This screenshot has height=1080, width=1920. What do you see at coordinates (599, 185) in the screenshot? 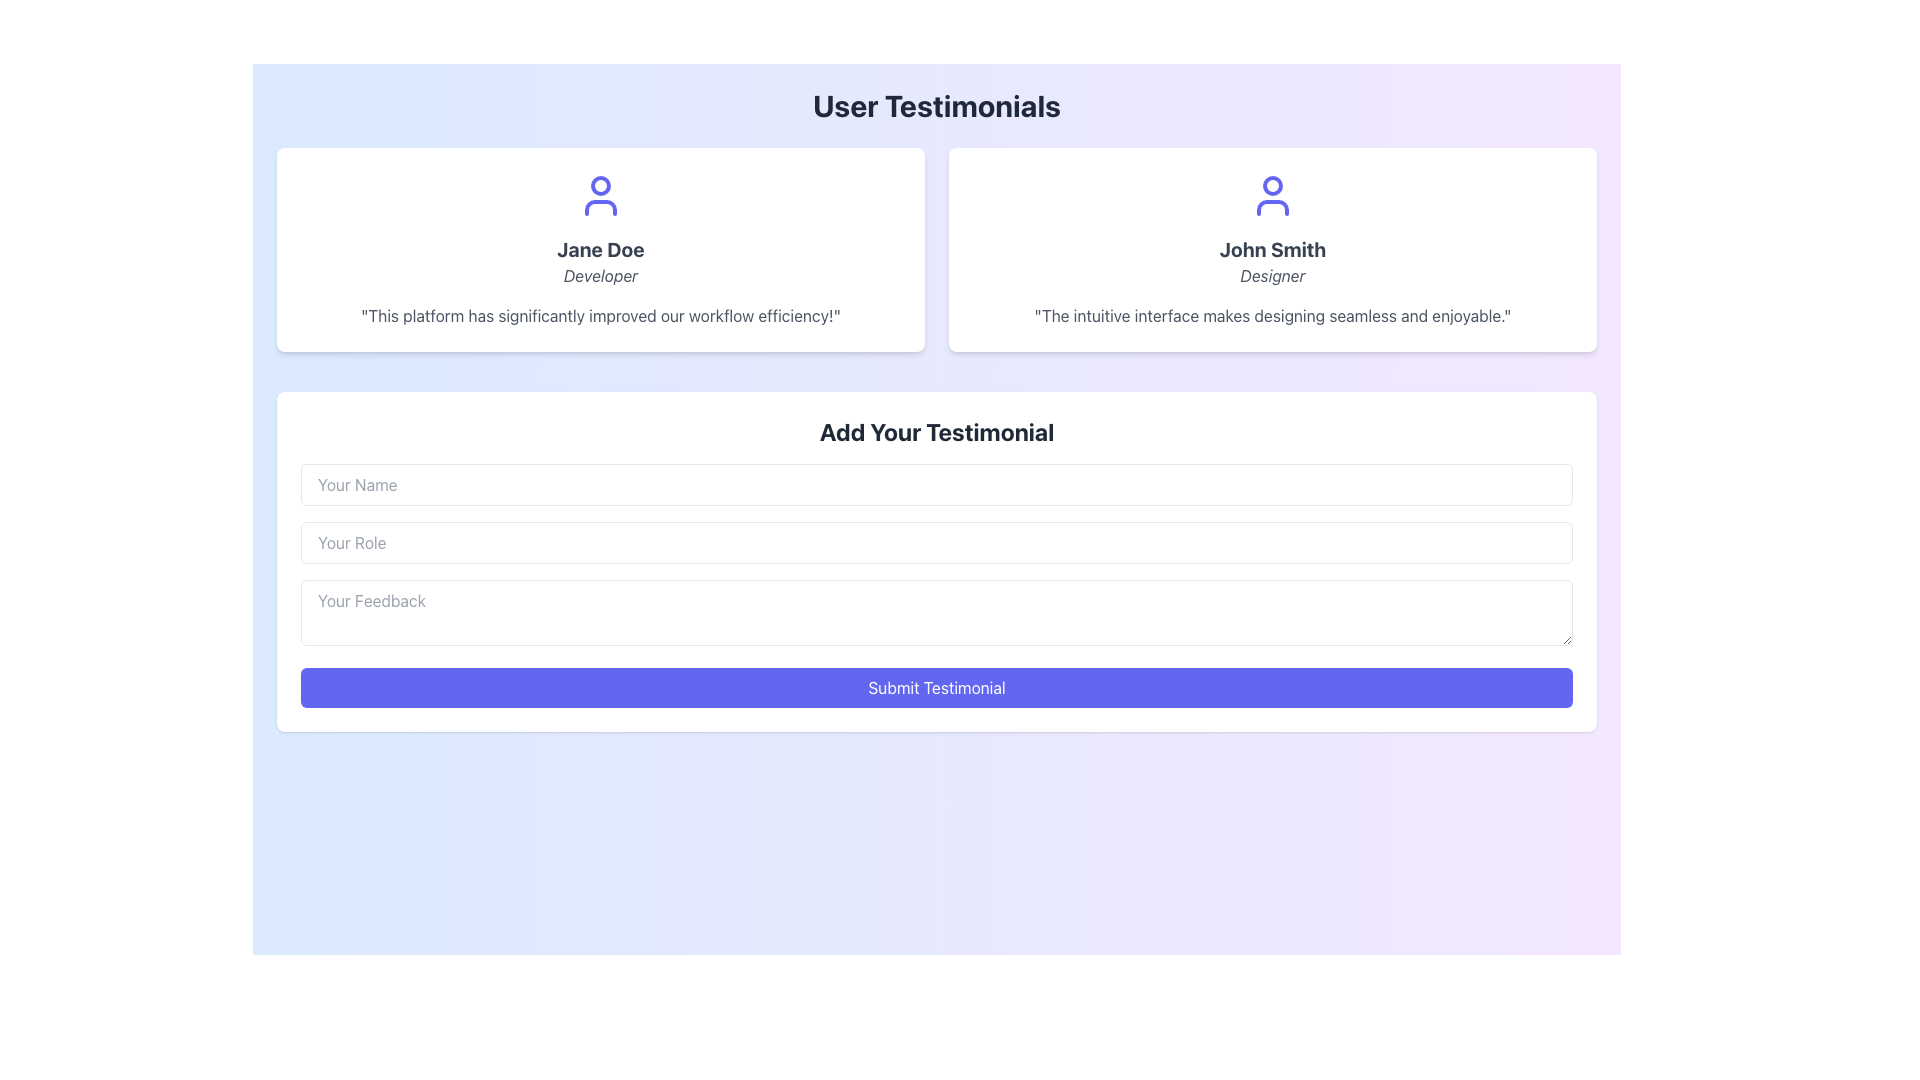
I see `the decorative Circle icon representing a profile image on the left card titled 'Jane Doe Developer' in the 'User Testimonials' section, positioned above the user's name` at bounding box center [599, 185].